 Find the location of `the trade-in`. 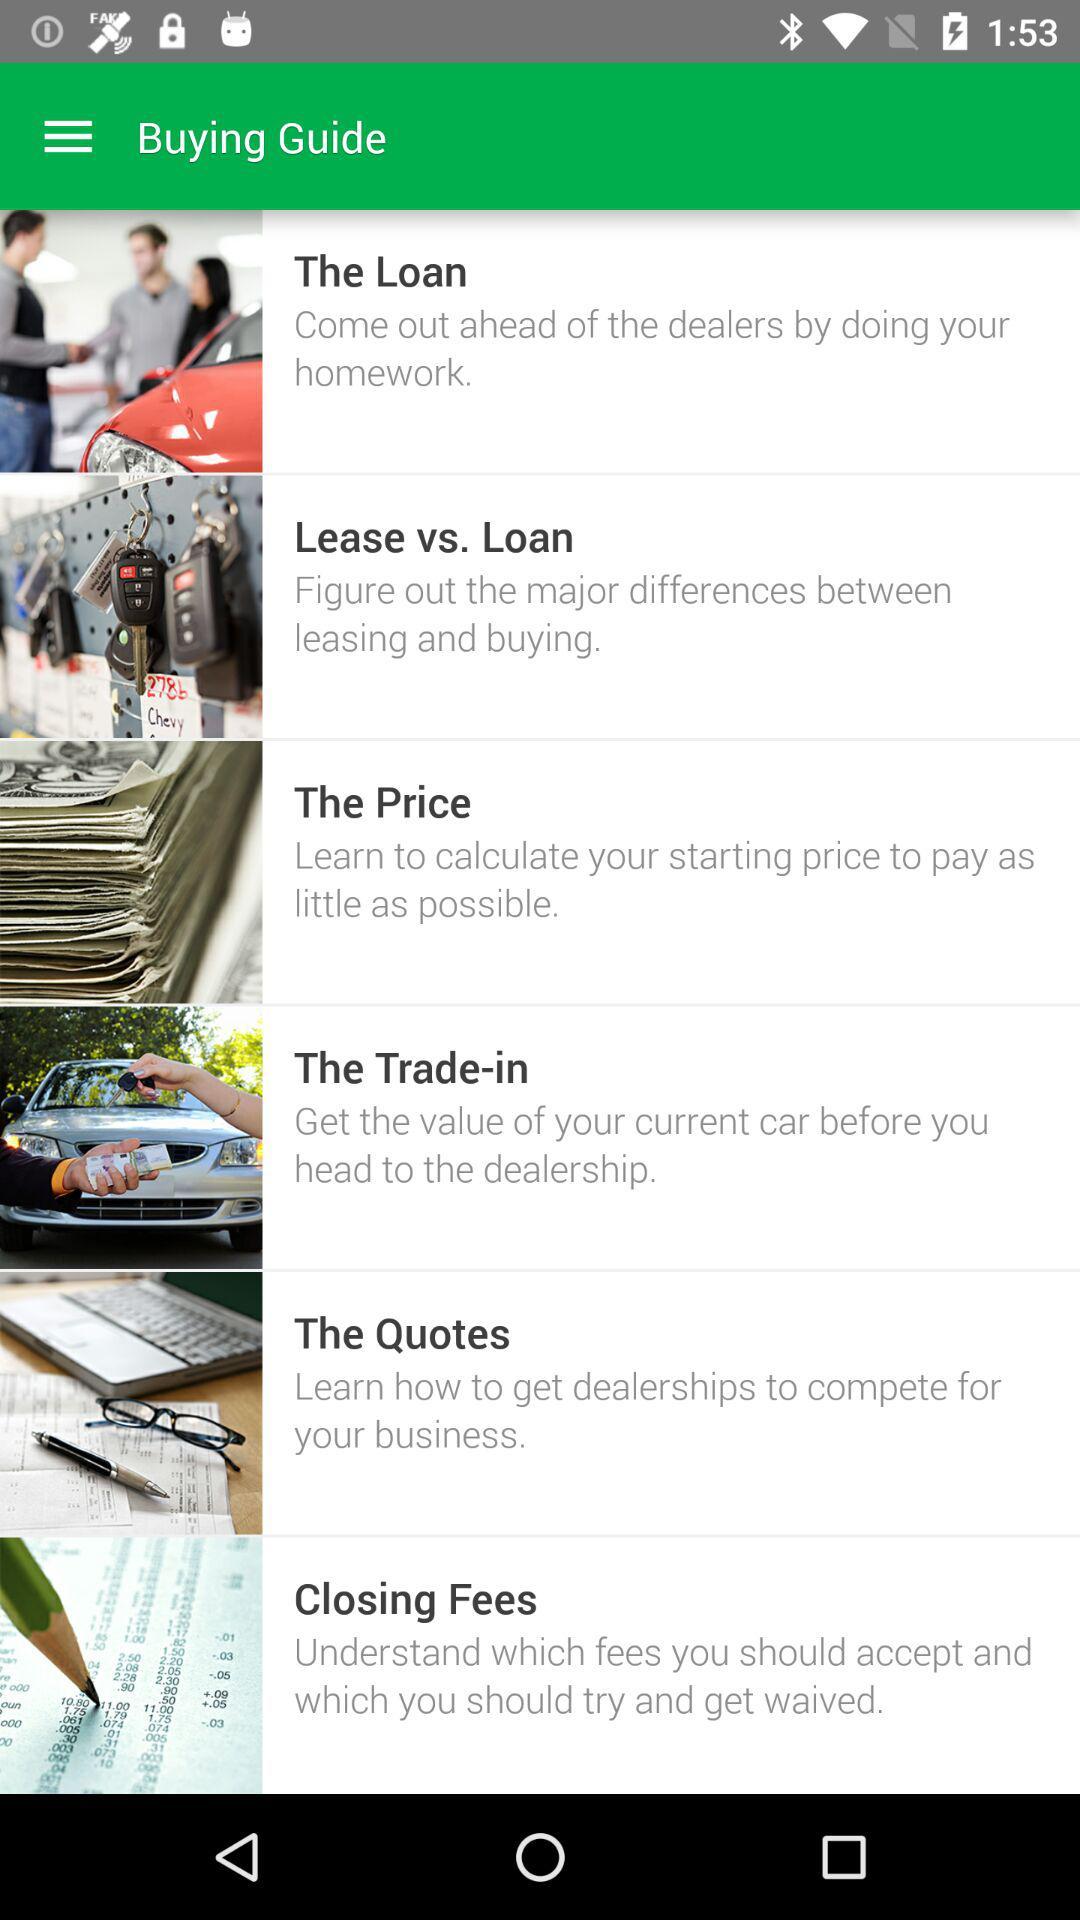

the trade-in is located at coordinates (410, 1065).